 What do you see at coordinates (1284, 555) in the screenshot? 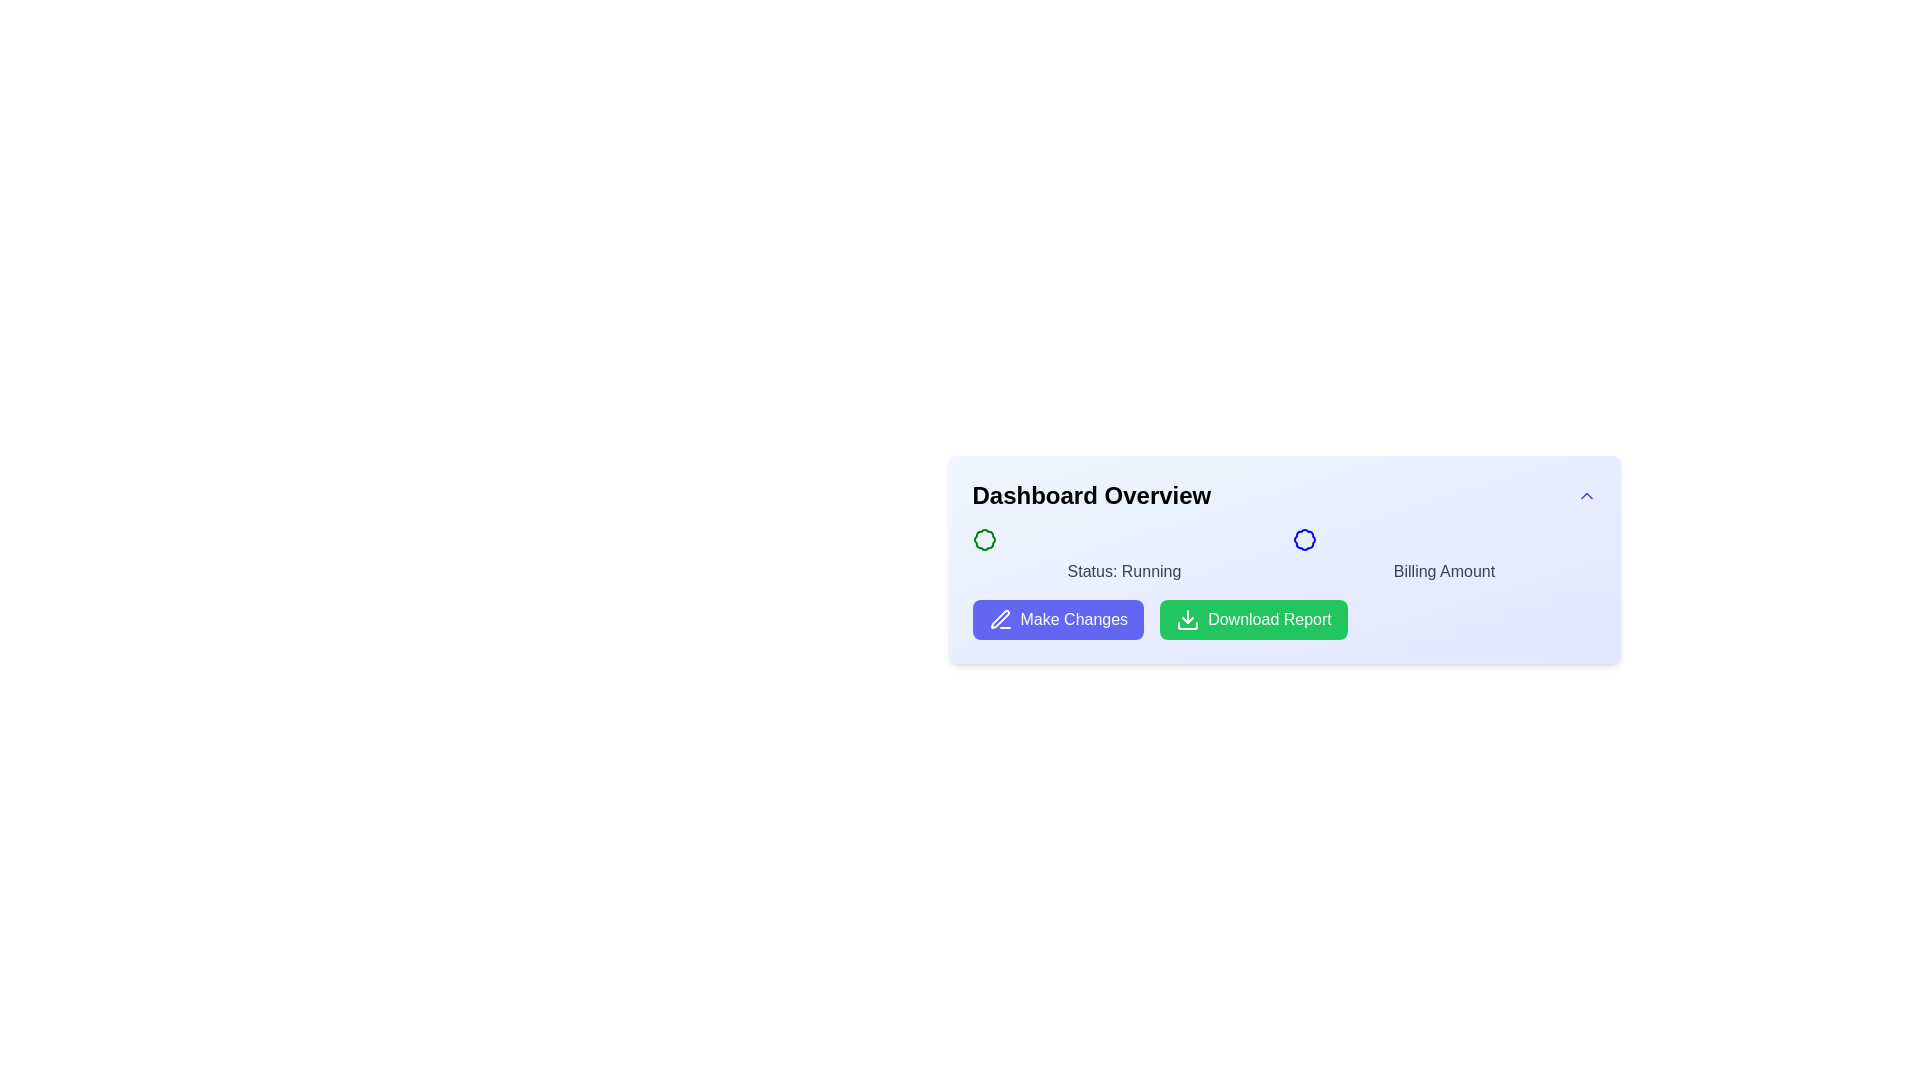
I see `the informational panel that displays the status 'Running' and the associated billing amount, located centrally within the 'Dashboard Overview' card, just below the title` at bounding box center [1284, 555].